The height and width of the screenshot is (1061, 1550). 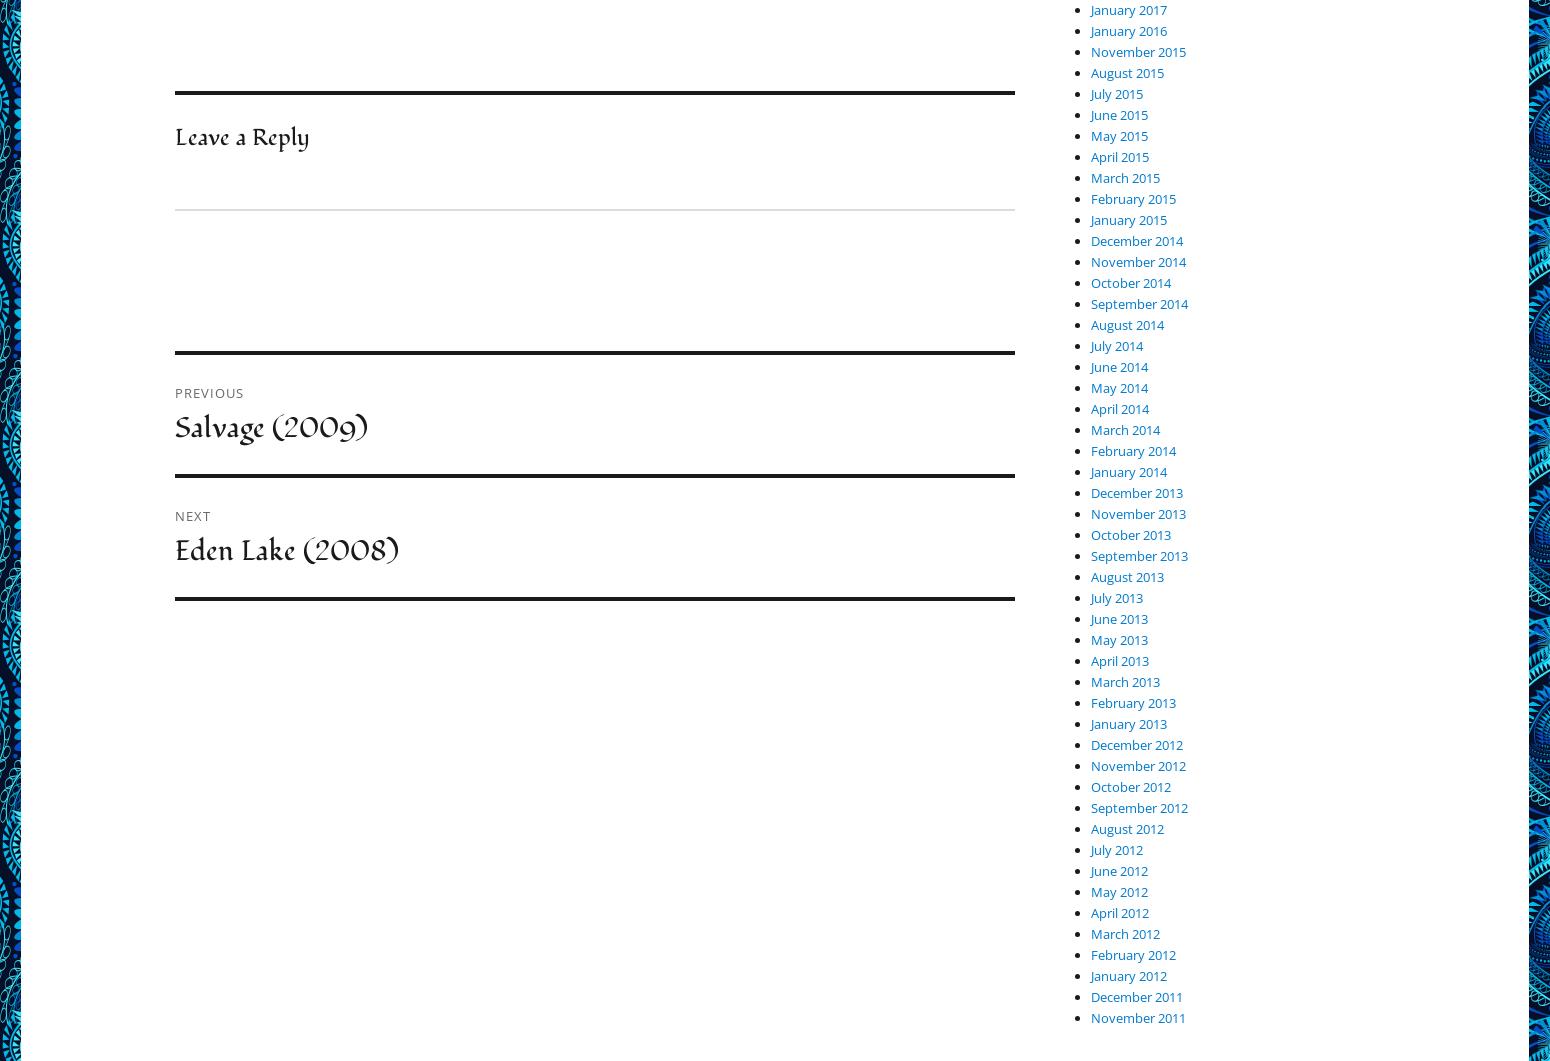 I want to click on 'January 2017', so click(x=1128, y=9).